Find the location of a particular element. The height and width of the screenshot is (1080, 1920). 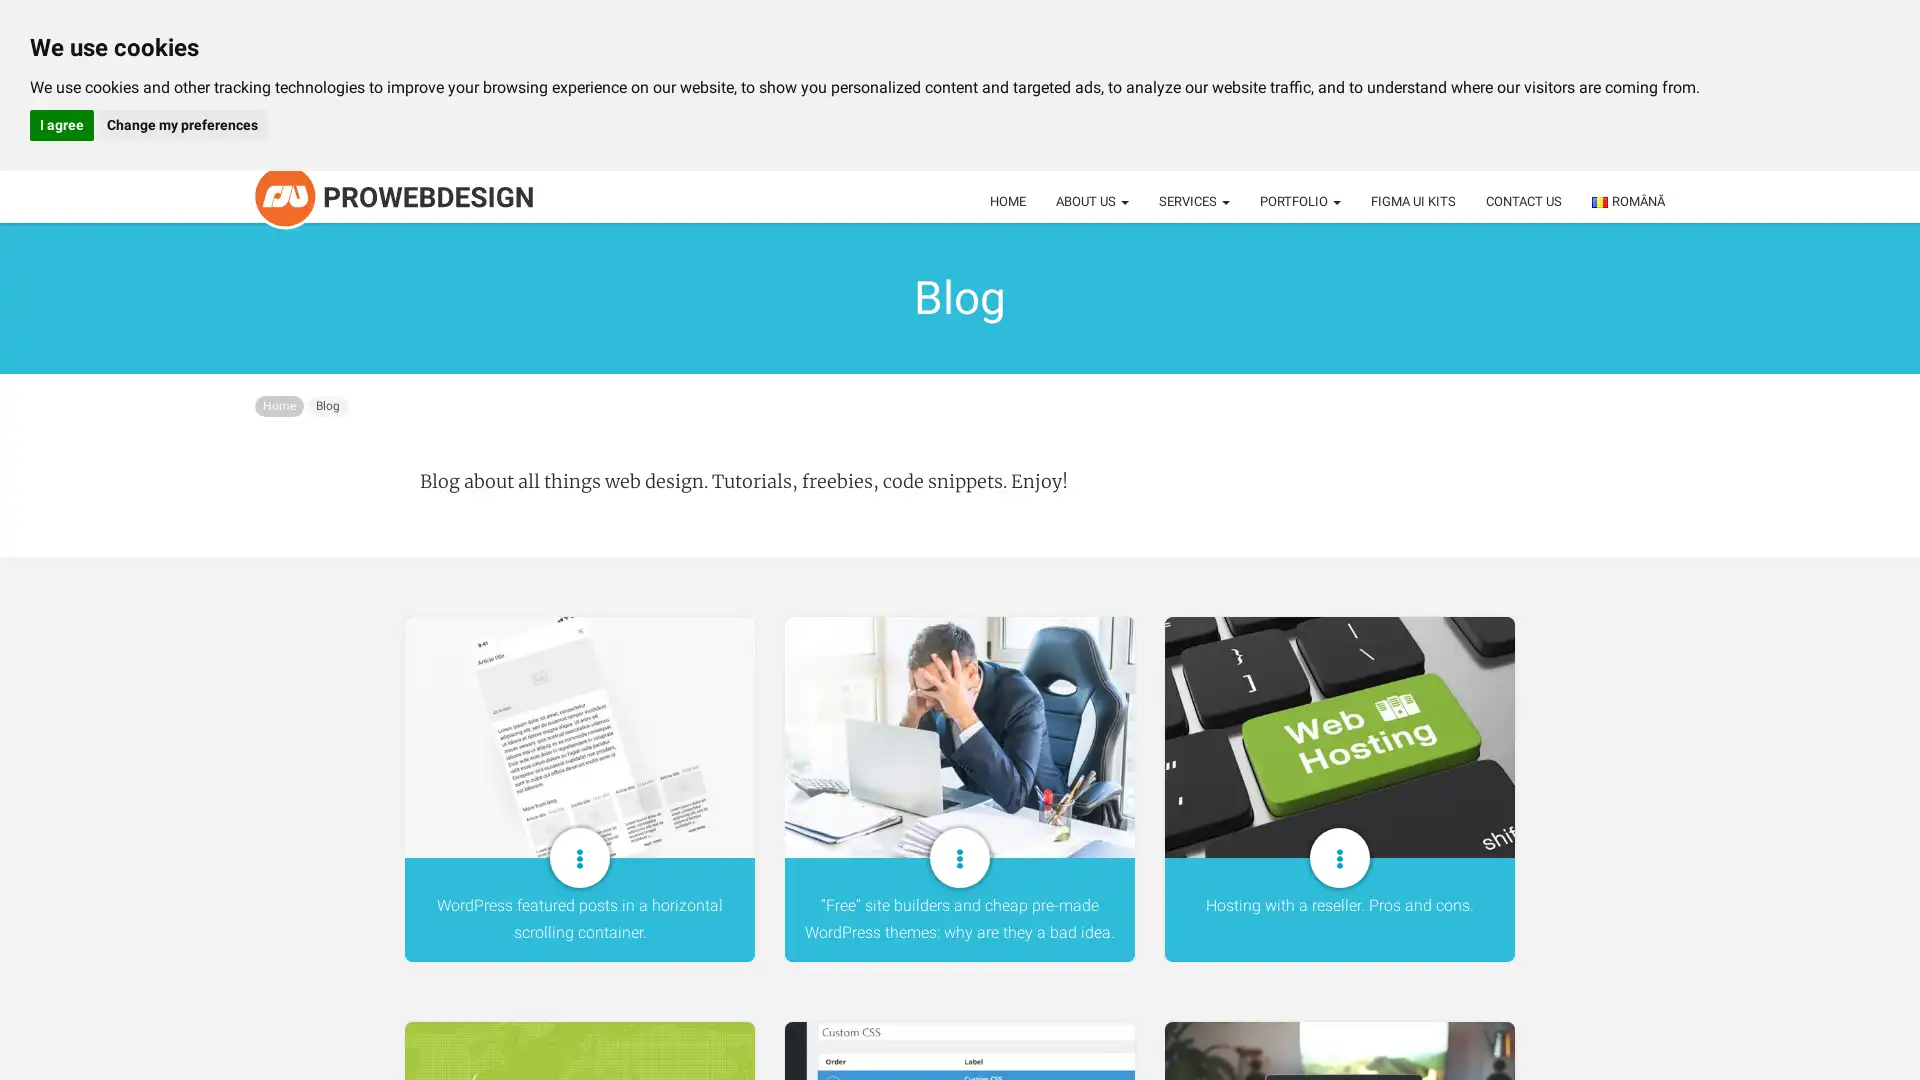

Change my preferences is located at coordinates (181, 125).